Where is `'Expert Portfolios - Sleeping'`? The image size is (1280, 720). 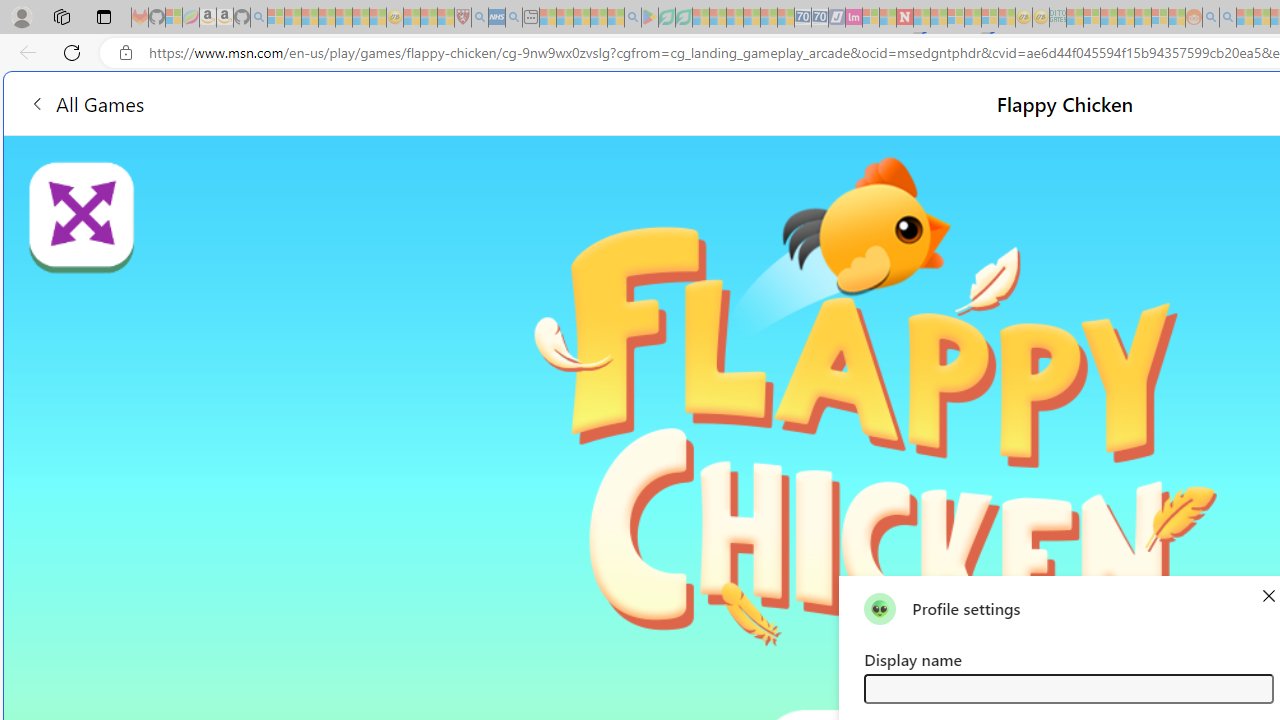 'Expert Portfolios - Sleeping' is located at coordinates (1125, 17).